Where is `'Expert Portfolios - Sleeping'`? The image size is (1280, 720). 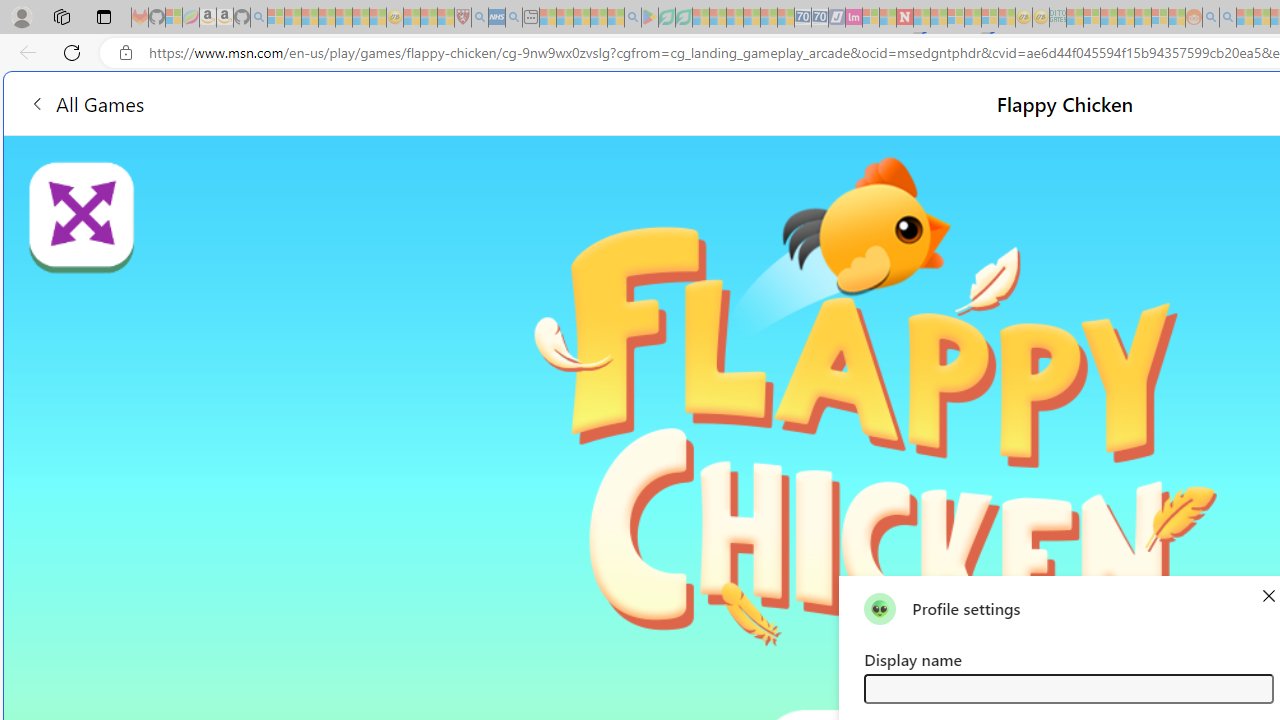 'Expert Portfolios - Sleeping' is located at coordinates (1125, 17).